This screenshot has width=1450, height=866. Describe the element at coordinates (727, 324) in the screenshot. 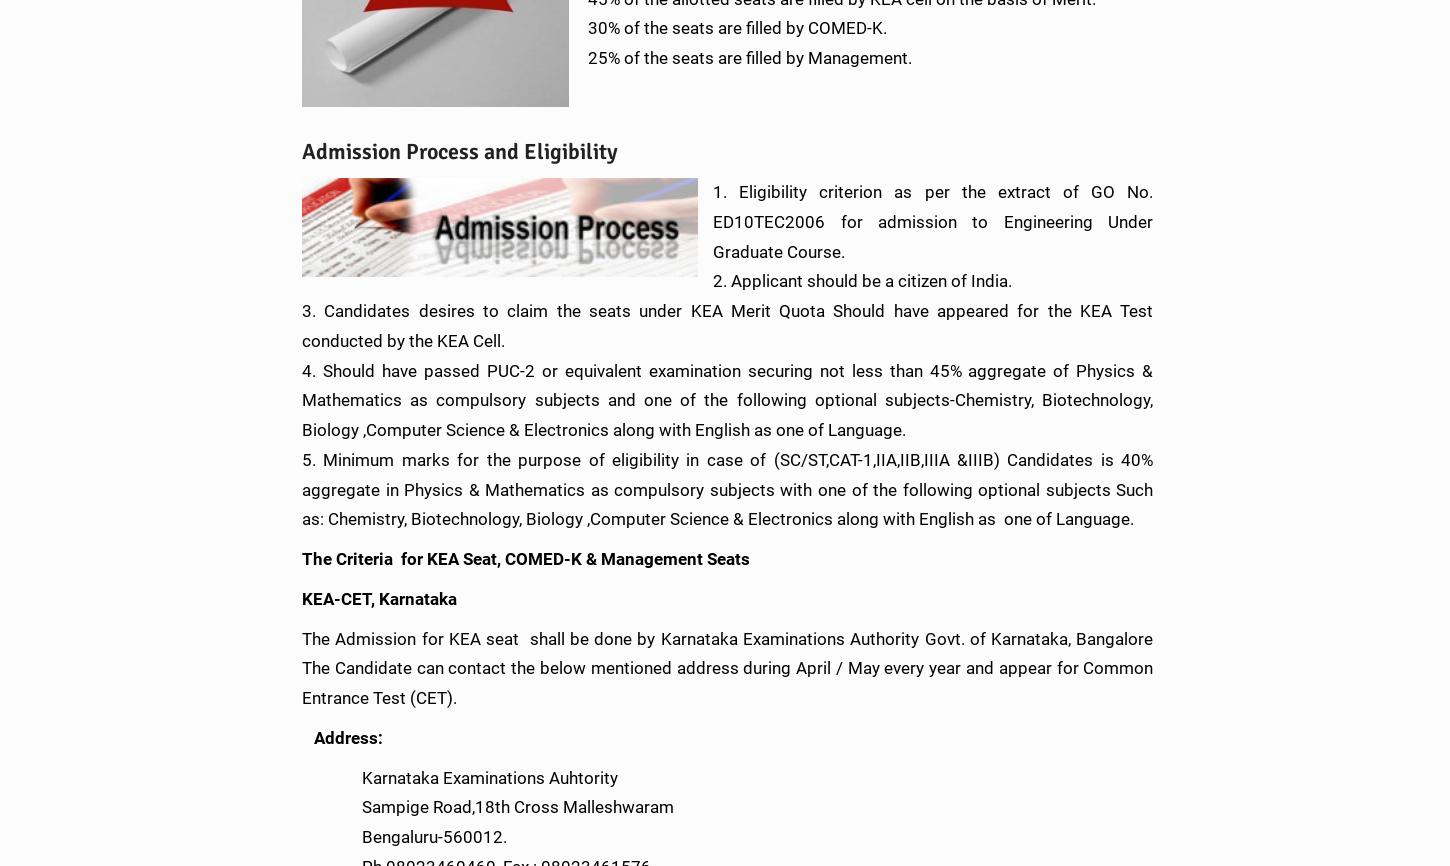

I see `'3. Candidates desires to claim the seats under KEA Merit Quota Should have appeared for the KEA Test conducted by the KEA Cell.'` at that location.